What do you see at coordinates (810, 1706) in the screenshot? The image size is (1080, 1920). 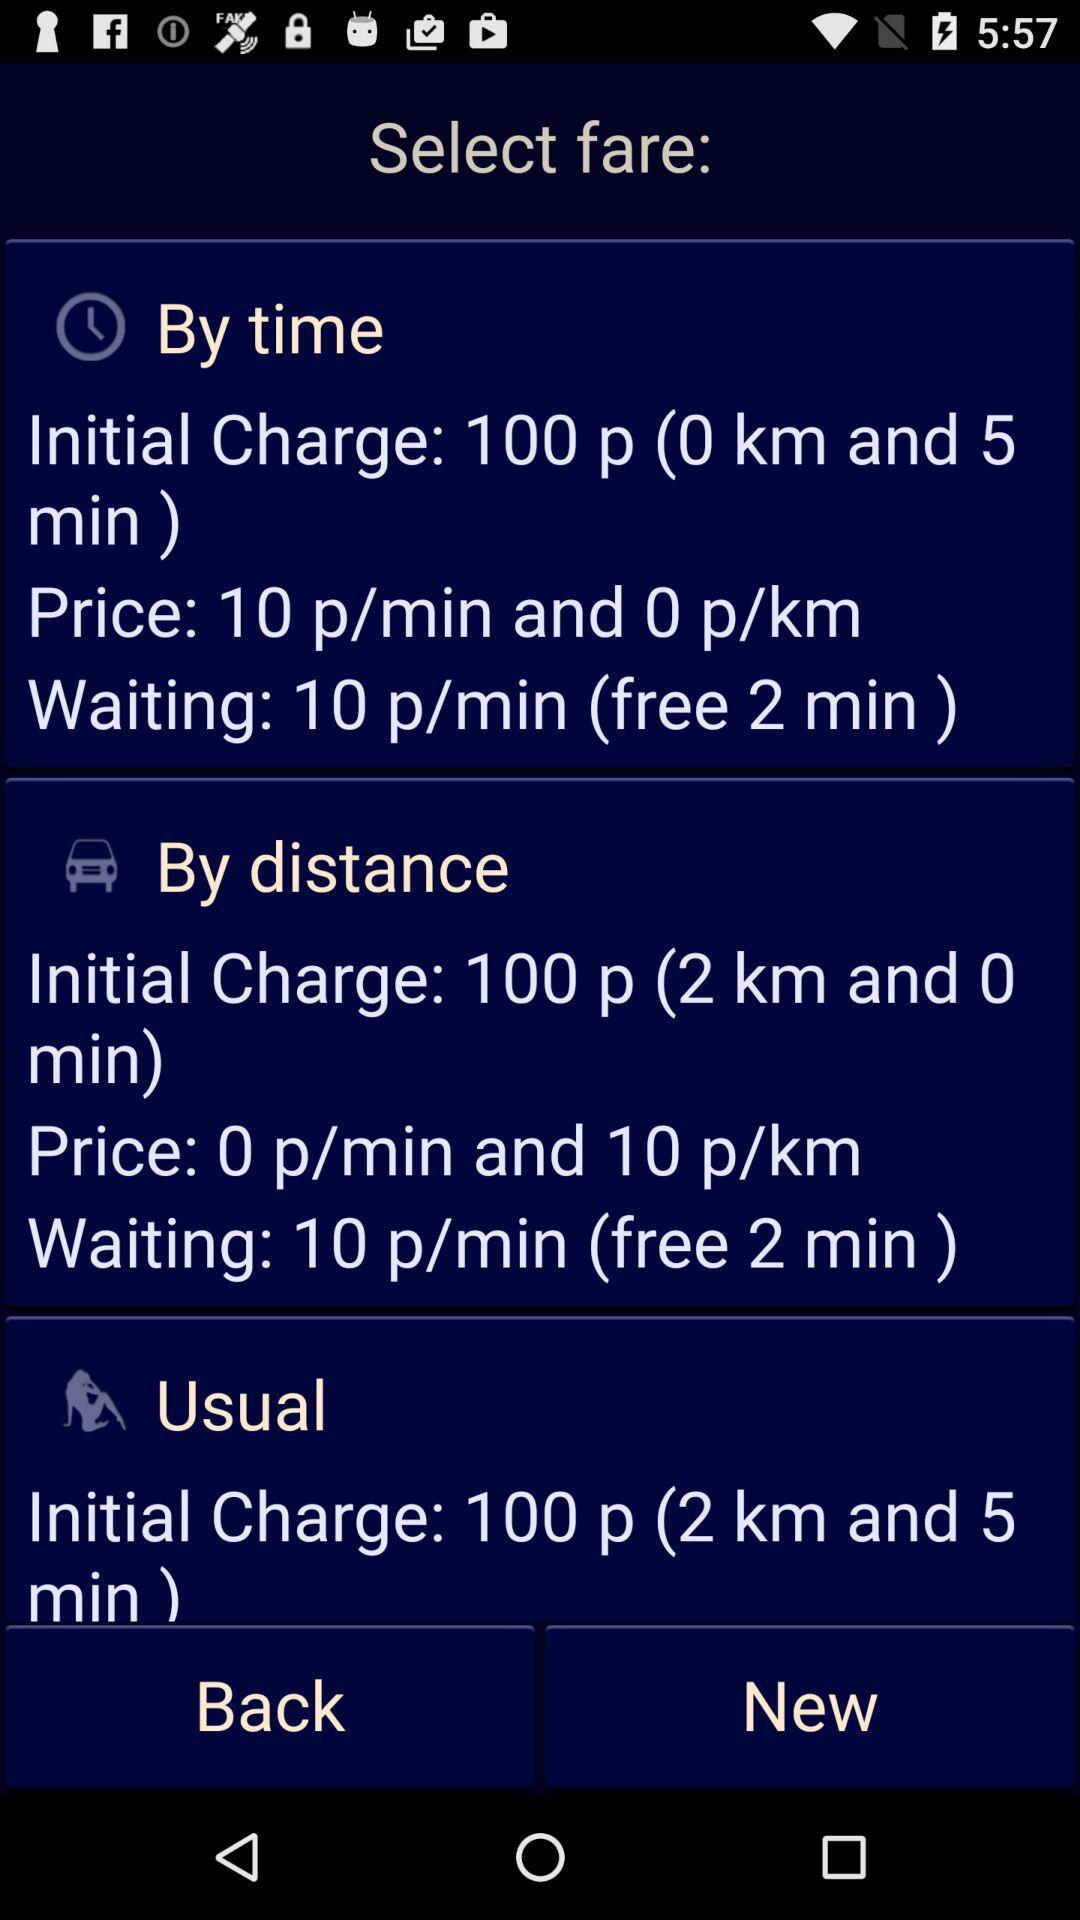 I see `app next to the back app` at bounding box center [810, 1706].